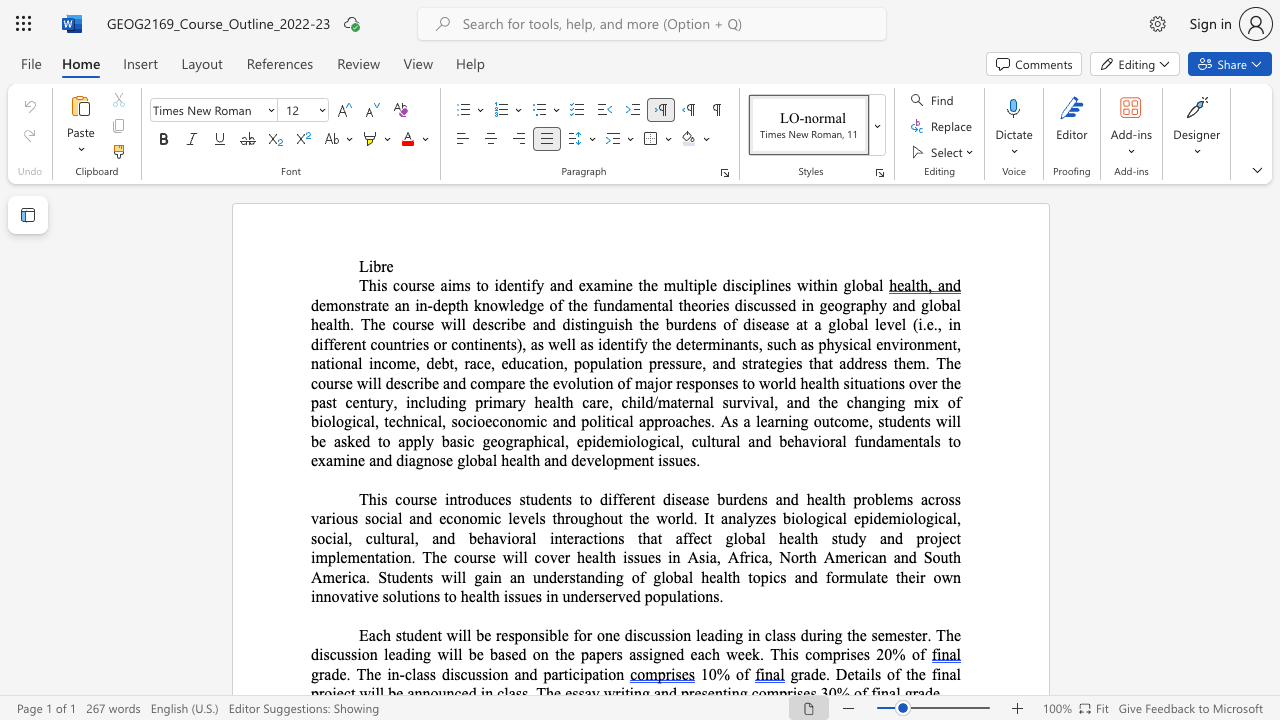 The height and width of the screenshot is (720, 1280). What do you see at coordinates (481, 343) in the screenshot?
I see `the 1th character "i" in the text` at bounding box center [481, 343].